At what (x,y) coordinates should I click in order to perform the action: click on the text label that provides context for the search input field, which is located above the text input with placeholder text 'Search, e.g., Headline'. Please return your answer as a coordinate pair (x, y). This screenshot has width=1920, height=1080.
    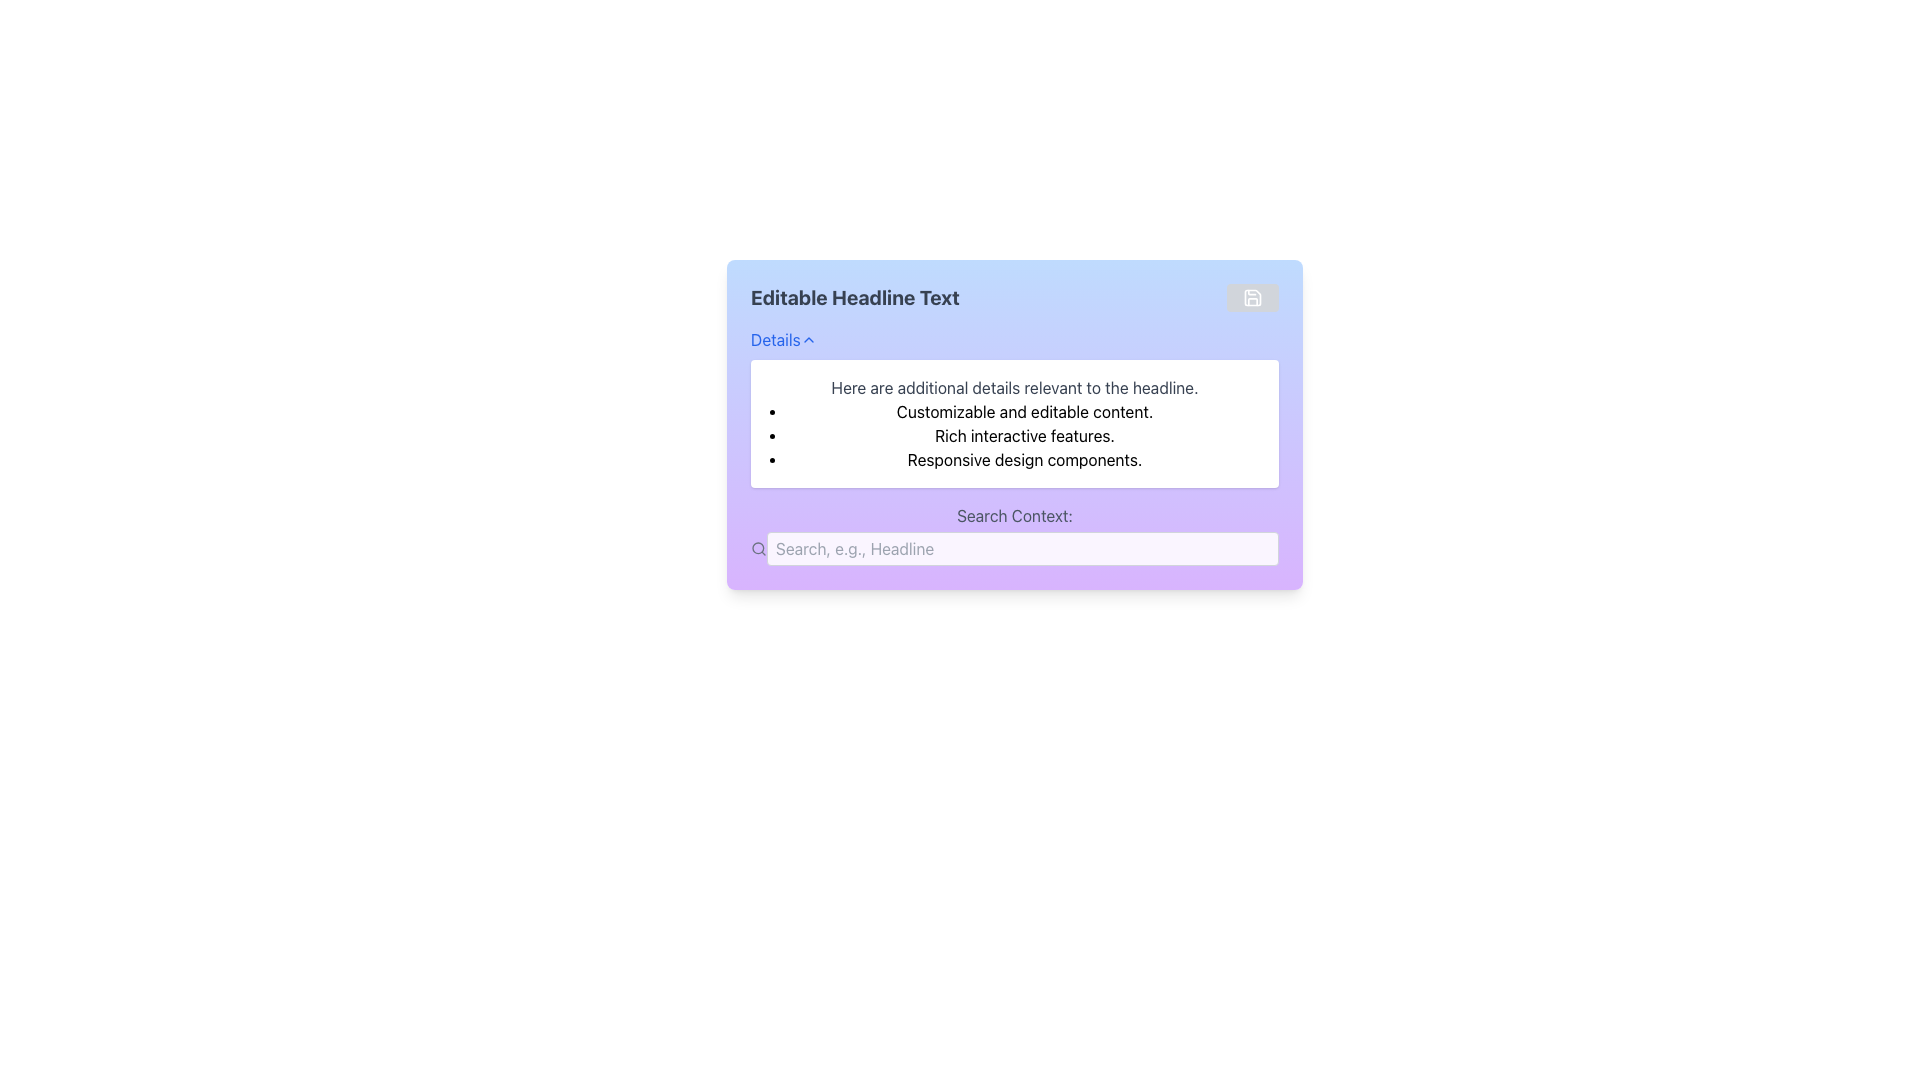
    Looking at the image, I should click on (1014, 515).